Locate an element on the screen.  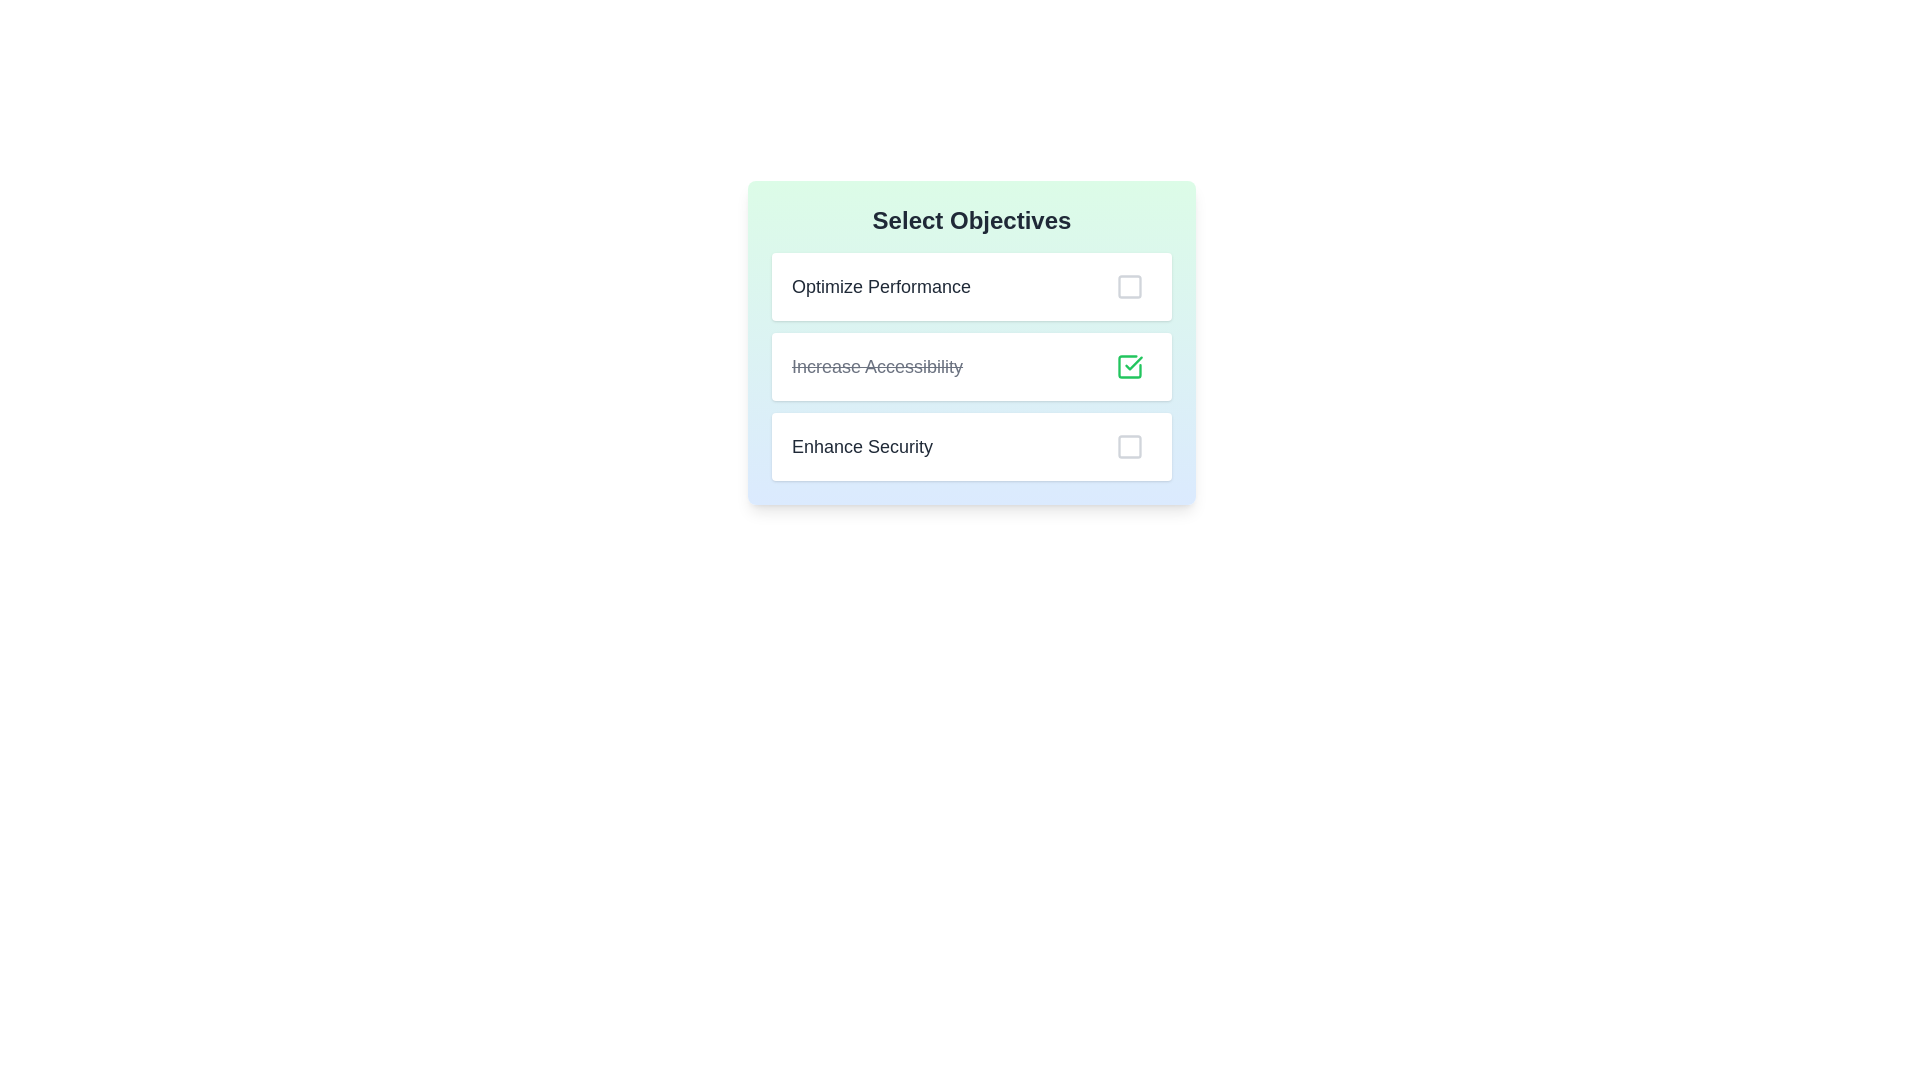
the checkbox is located at coordinates (1129, 366).